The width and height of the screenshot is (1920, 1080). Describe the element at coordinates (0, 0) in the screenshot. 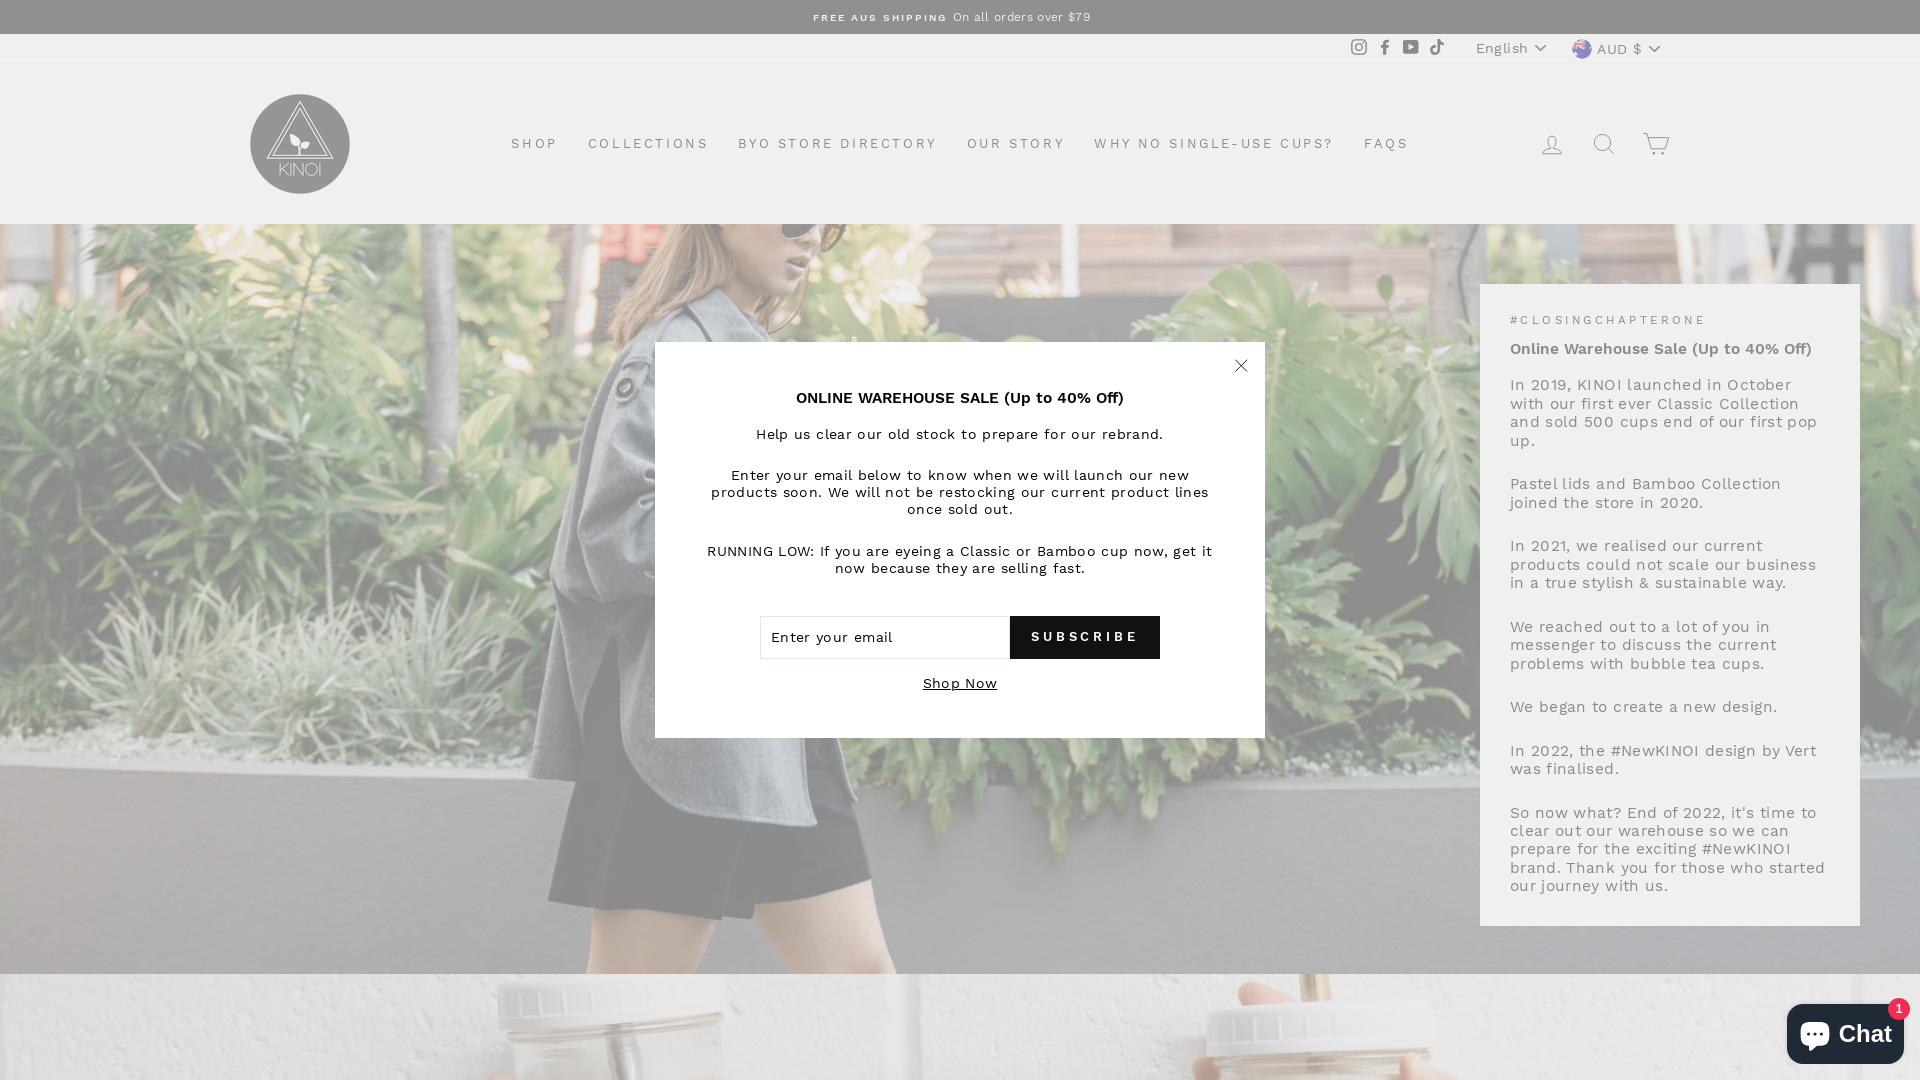

I see `'Skip to content'` at that location.